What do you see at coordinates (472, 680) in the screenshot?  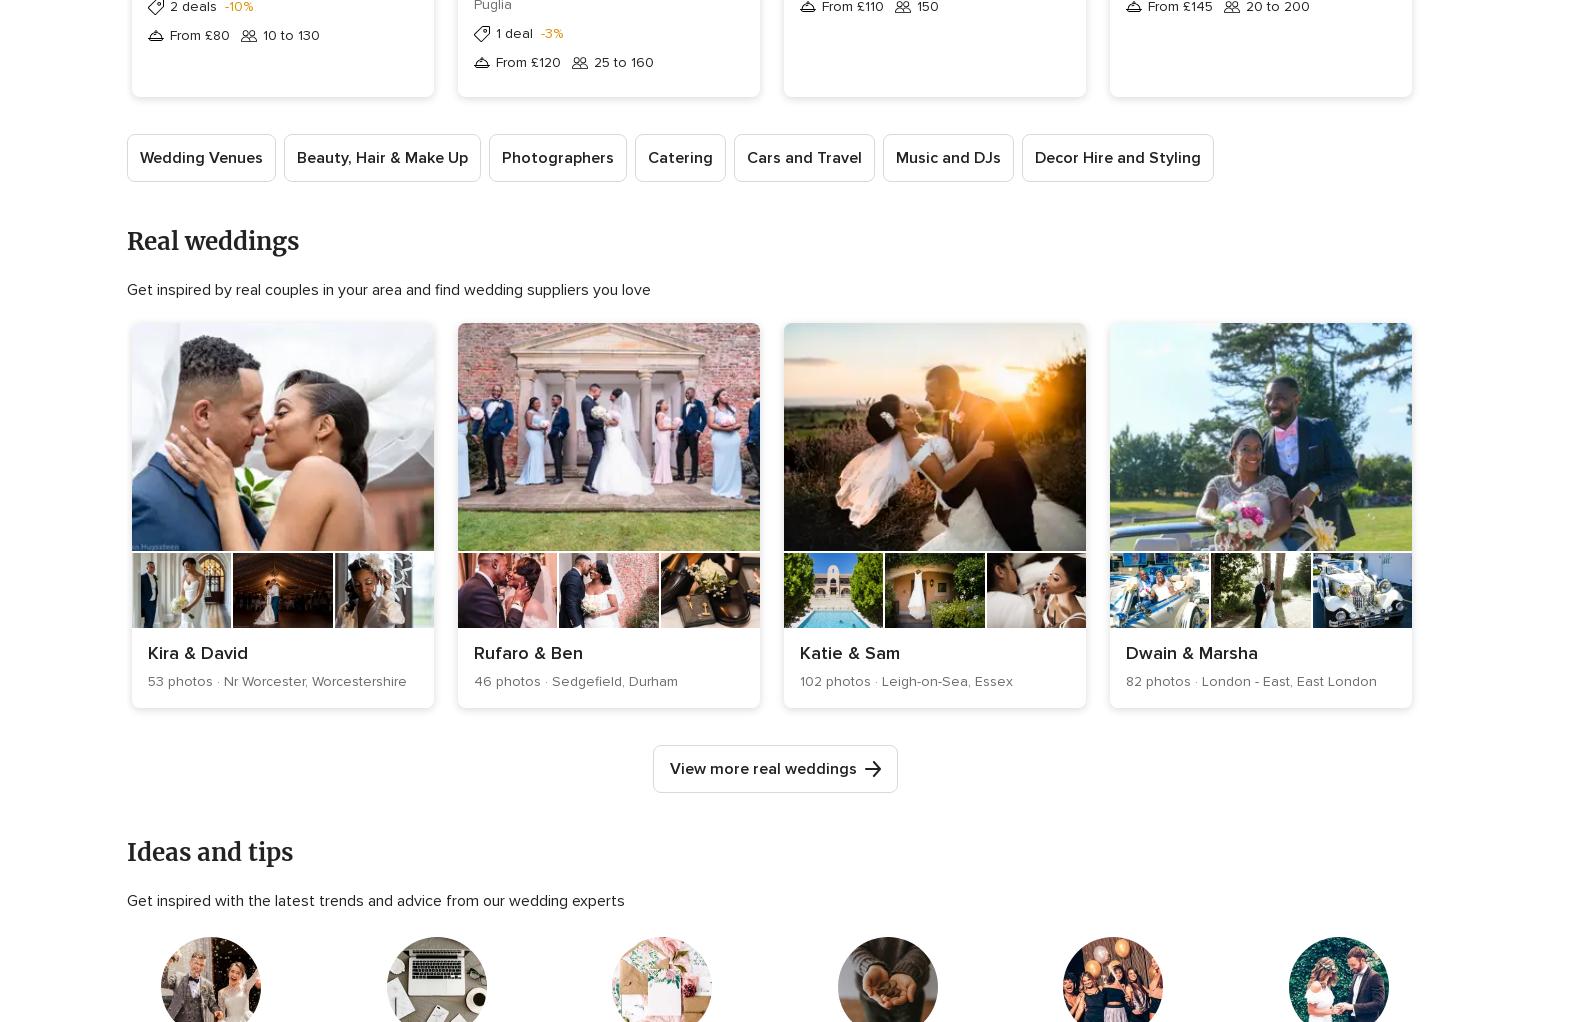 I see `'46 photos · Sedgefield, Durham'` at bounding box center [472, 680].